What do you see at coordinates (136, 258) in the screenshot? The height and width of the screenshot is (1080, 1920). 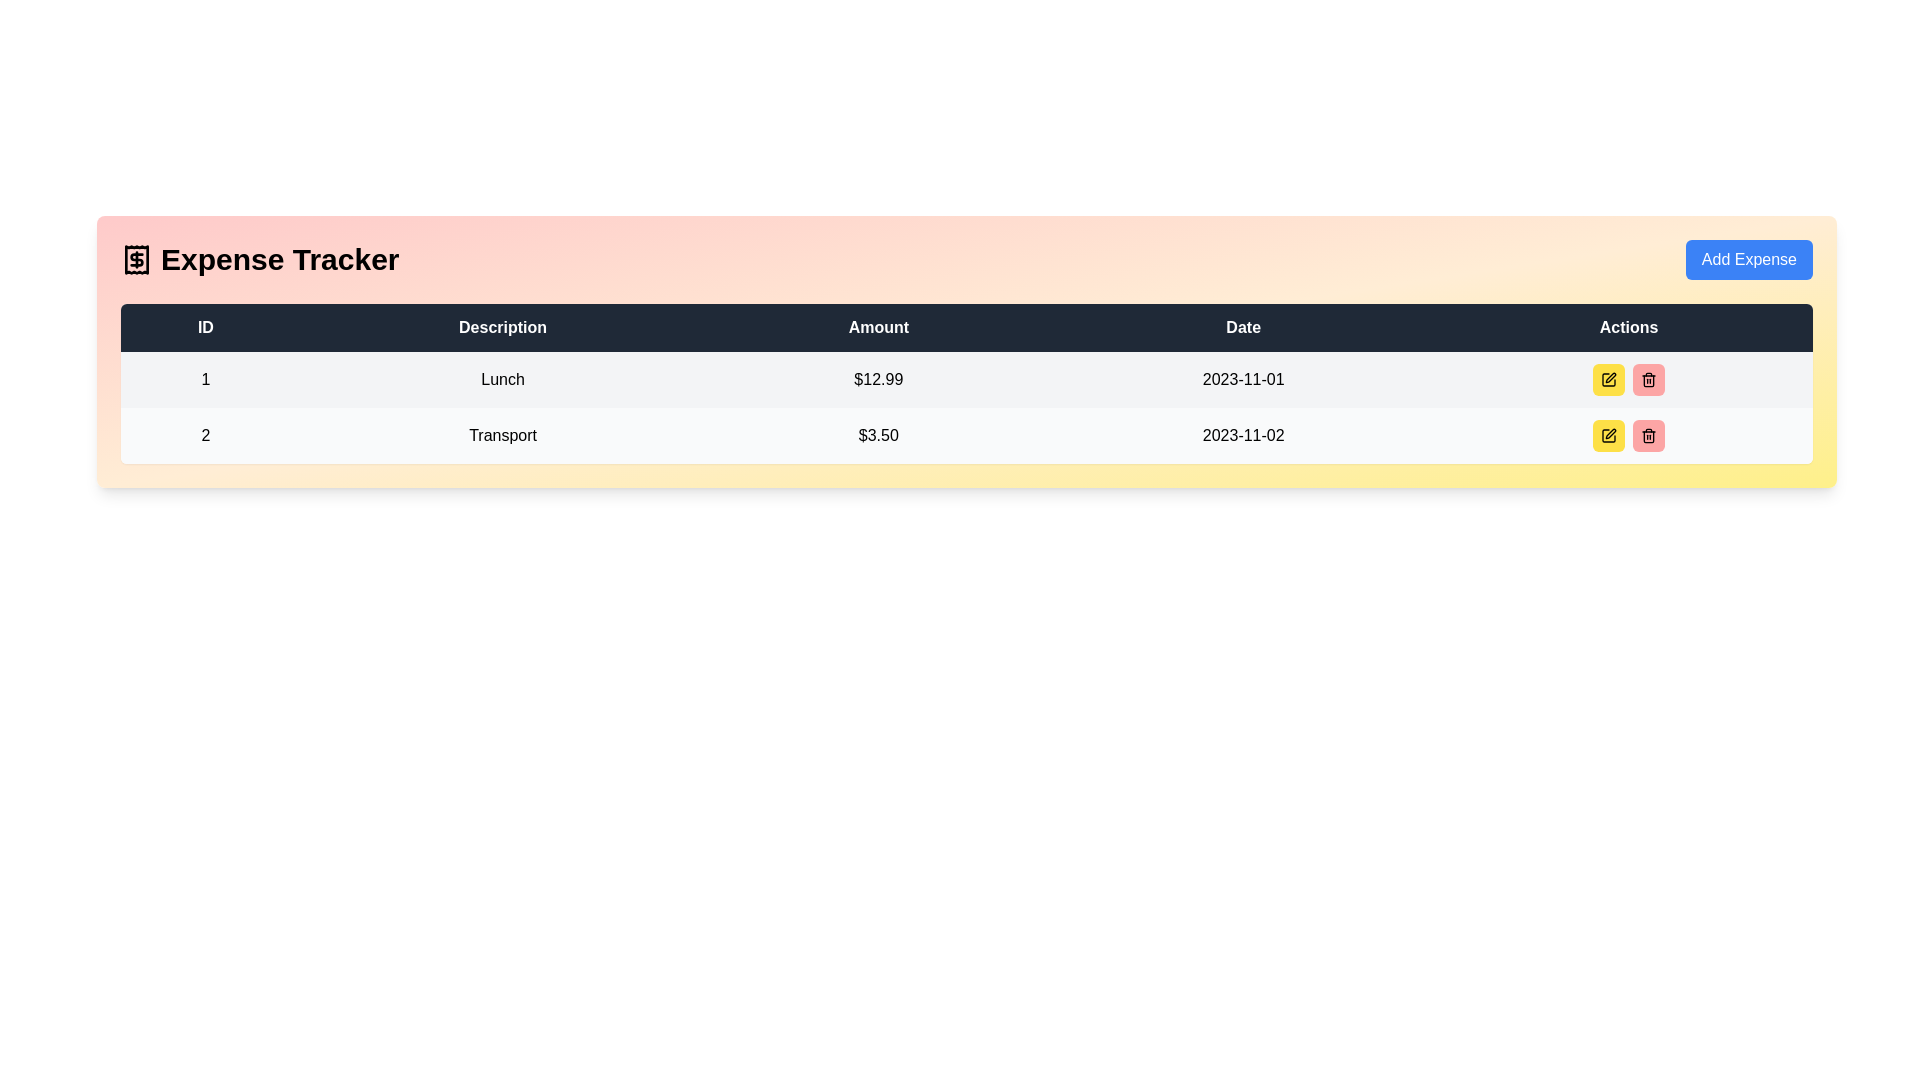 I see `the middle graphical icon of the receipt design, which has a thin black outline and is located to the left of the 'Expense Tracker' header text` at bounding box center [136, 258].